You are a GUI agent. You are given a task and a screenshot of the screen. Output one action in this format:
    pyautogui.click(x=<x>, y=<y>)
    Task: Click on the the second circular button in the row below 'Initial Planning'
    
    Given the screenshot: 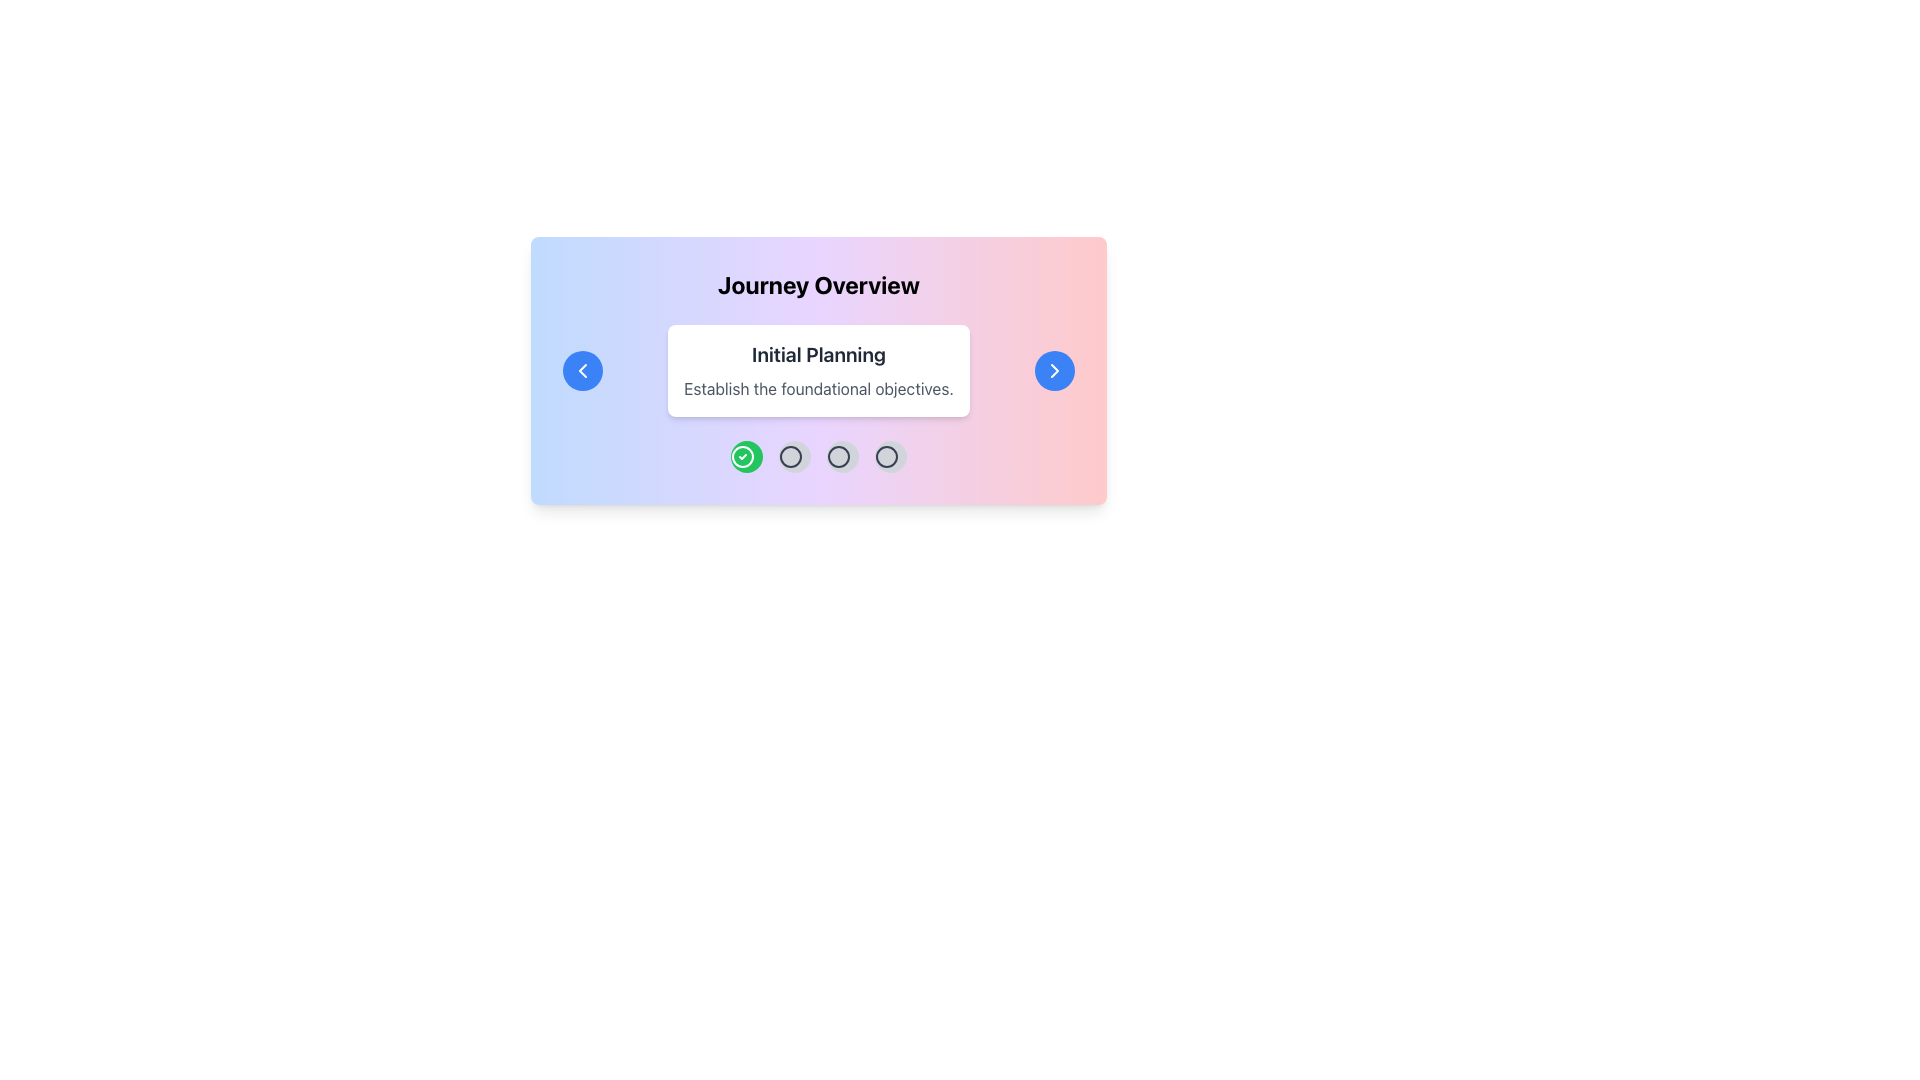 What is the action you would take?
    pyautogui.click(x=790, y=456)
    